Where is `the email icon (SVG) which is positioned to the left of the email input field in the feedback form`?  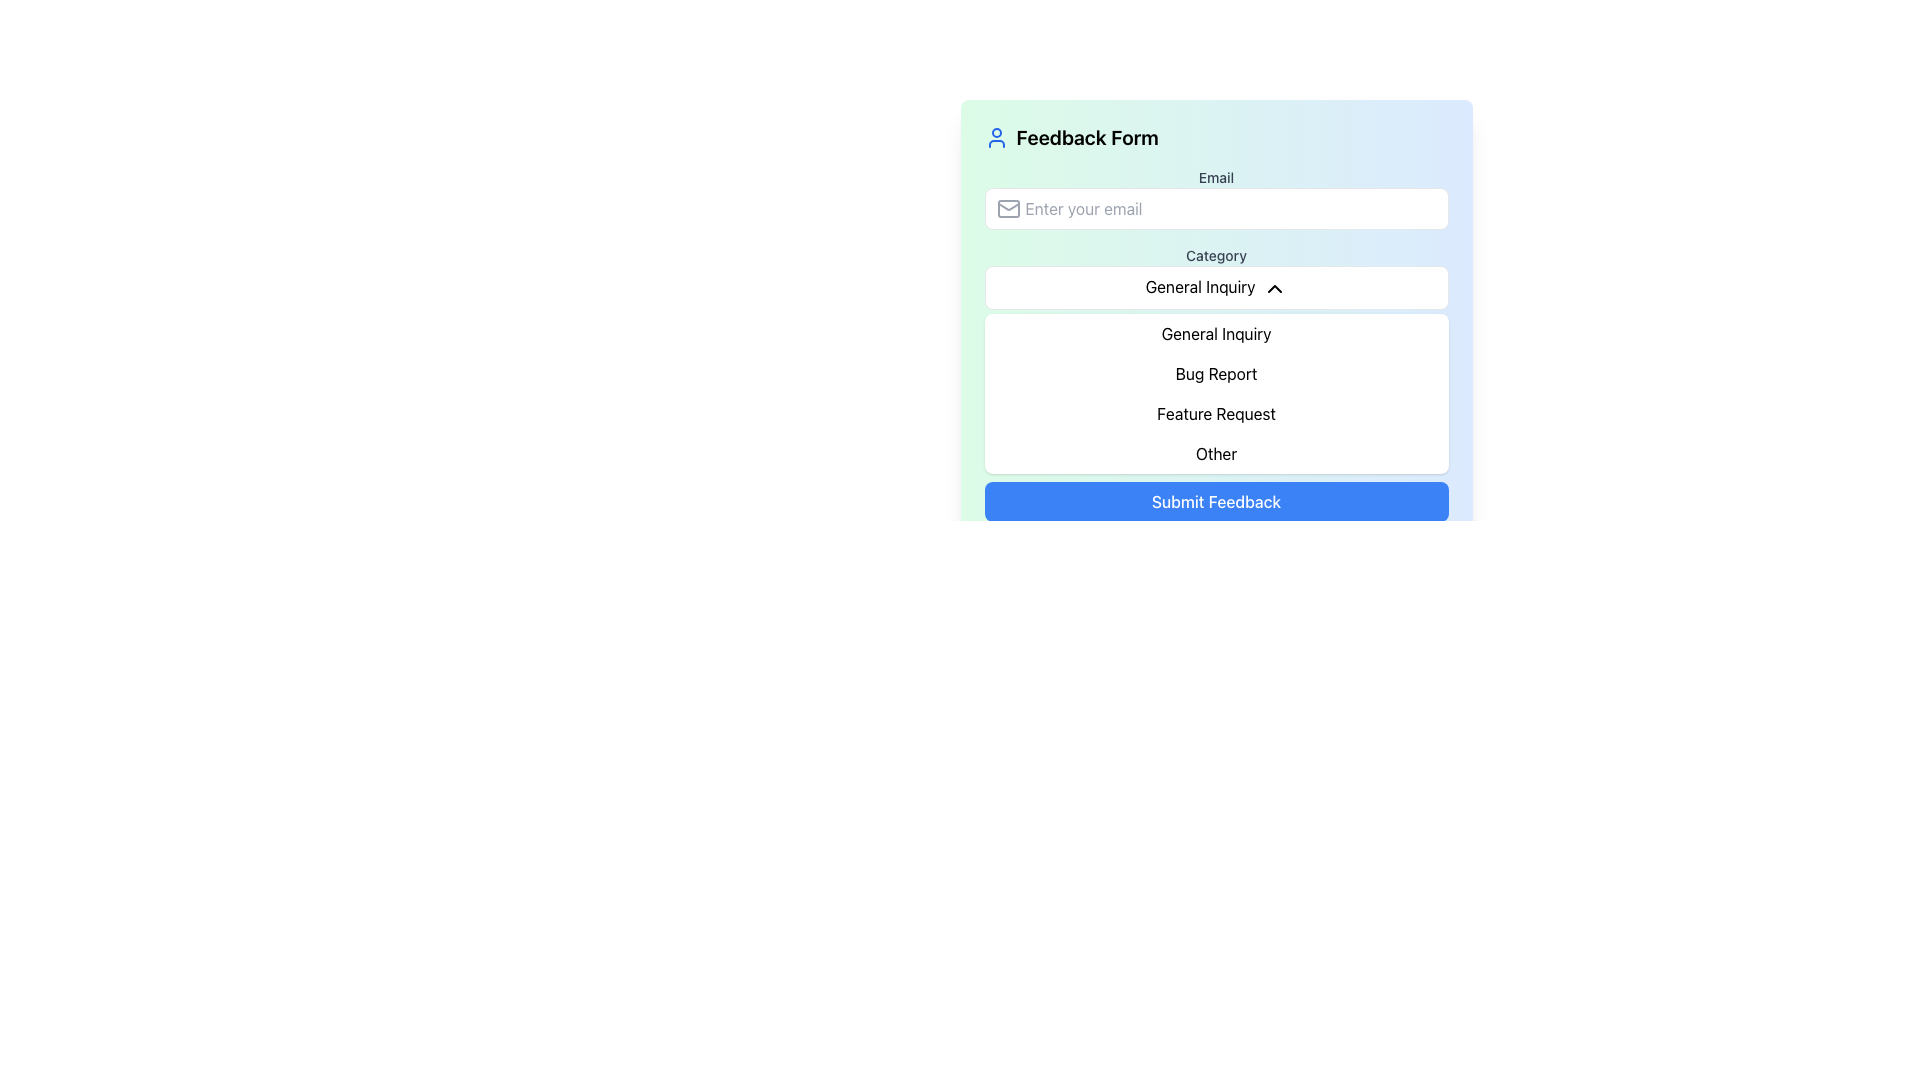
the email icon (SVG) which is positioned to the left of the email input field in the feedback form is located at coordinates (1008, 208).